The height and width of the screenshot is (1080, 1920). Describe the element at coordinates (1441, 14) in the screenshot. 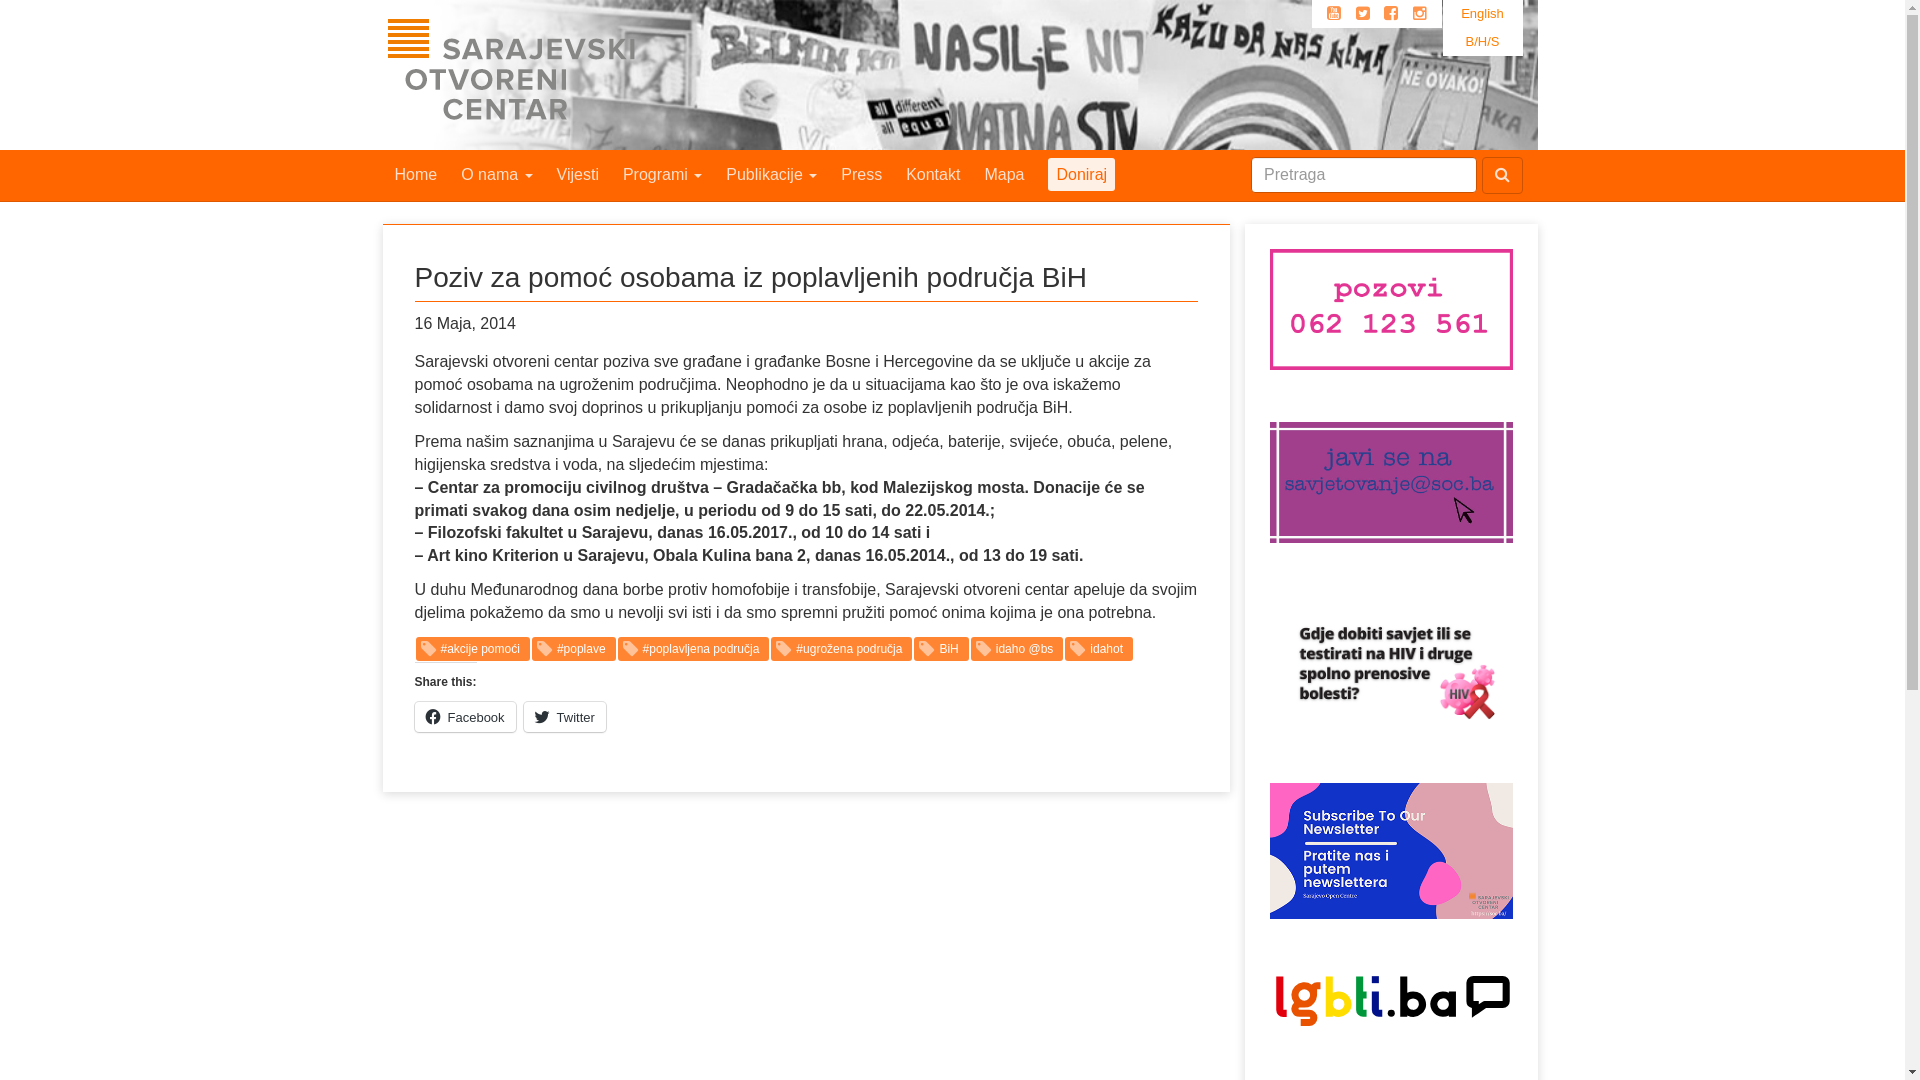

I see `'English'` at that location.